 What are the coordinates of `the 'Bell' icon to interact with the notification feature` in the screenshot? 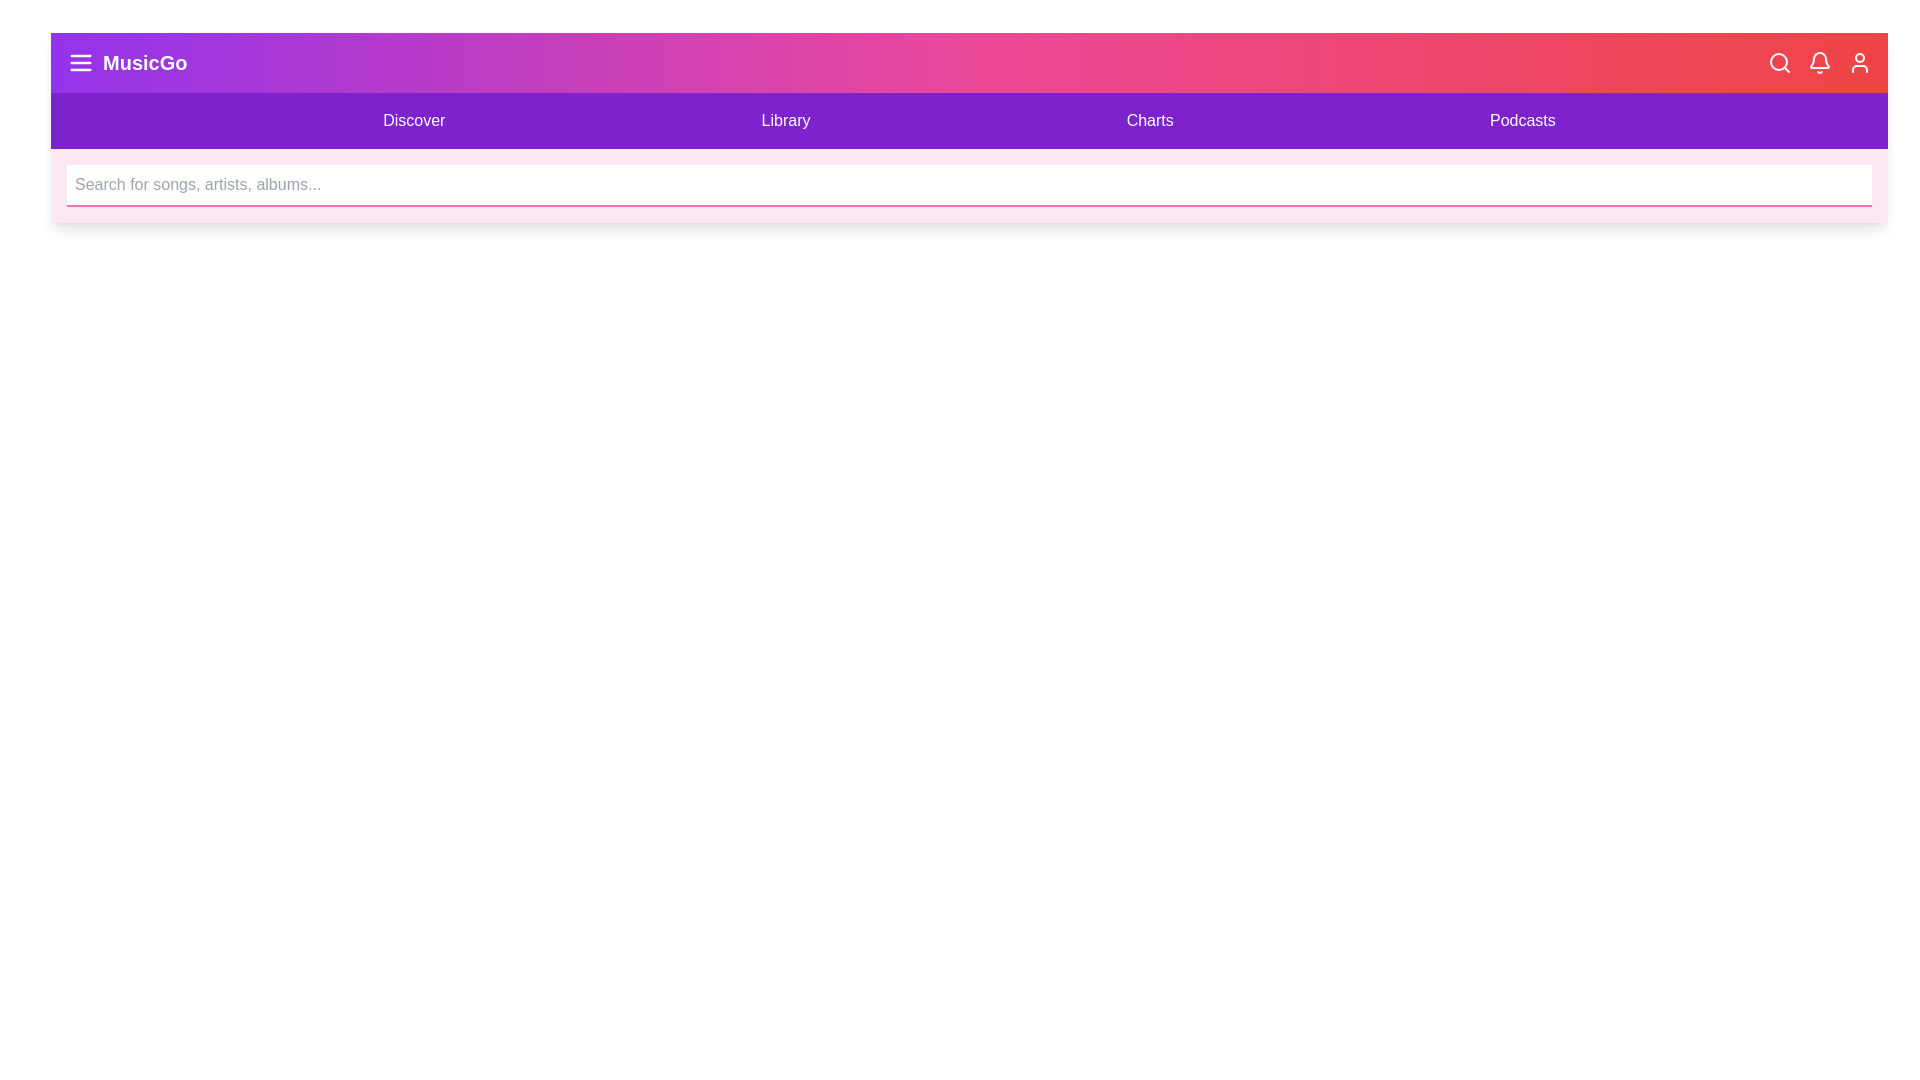 It's located at (1819, 61).